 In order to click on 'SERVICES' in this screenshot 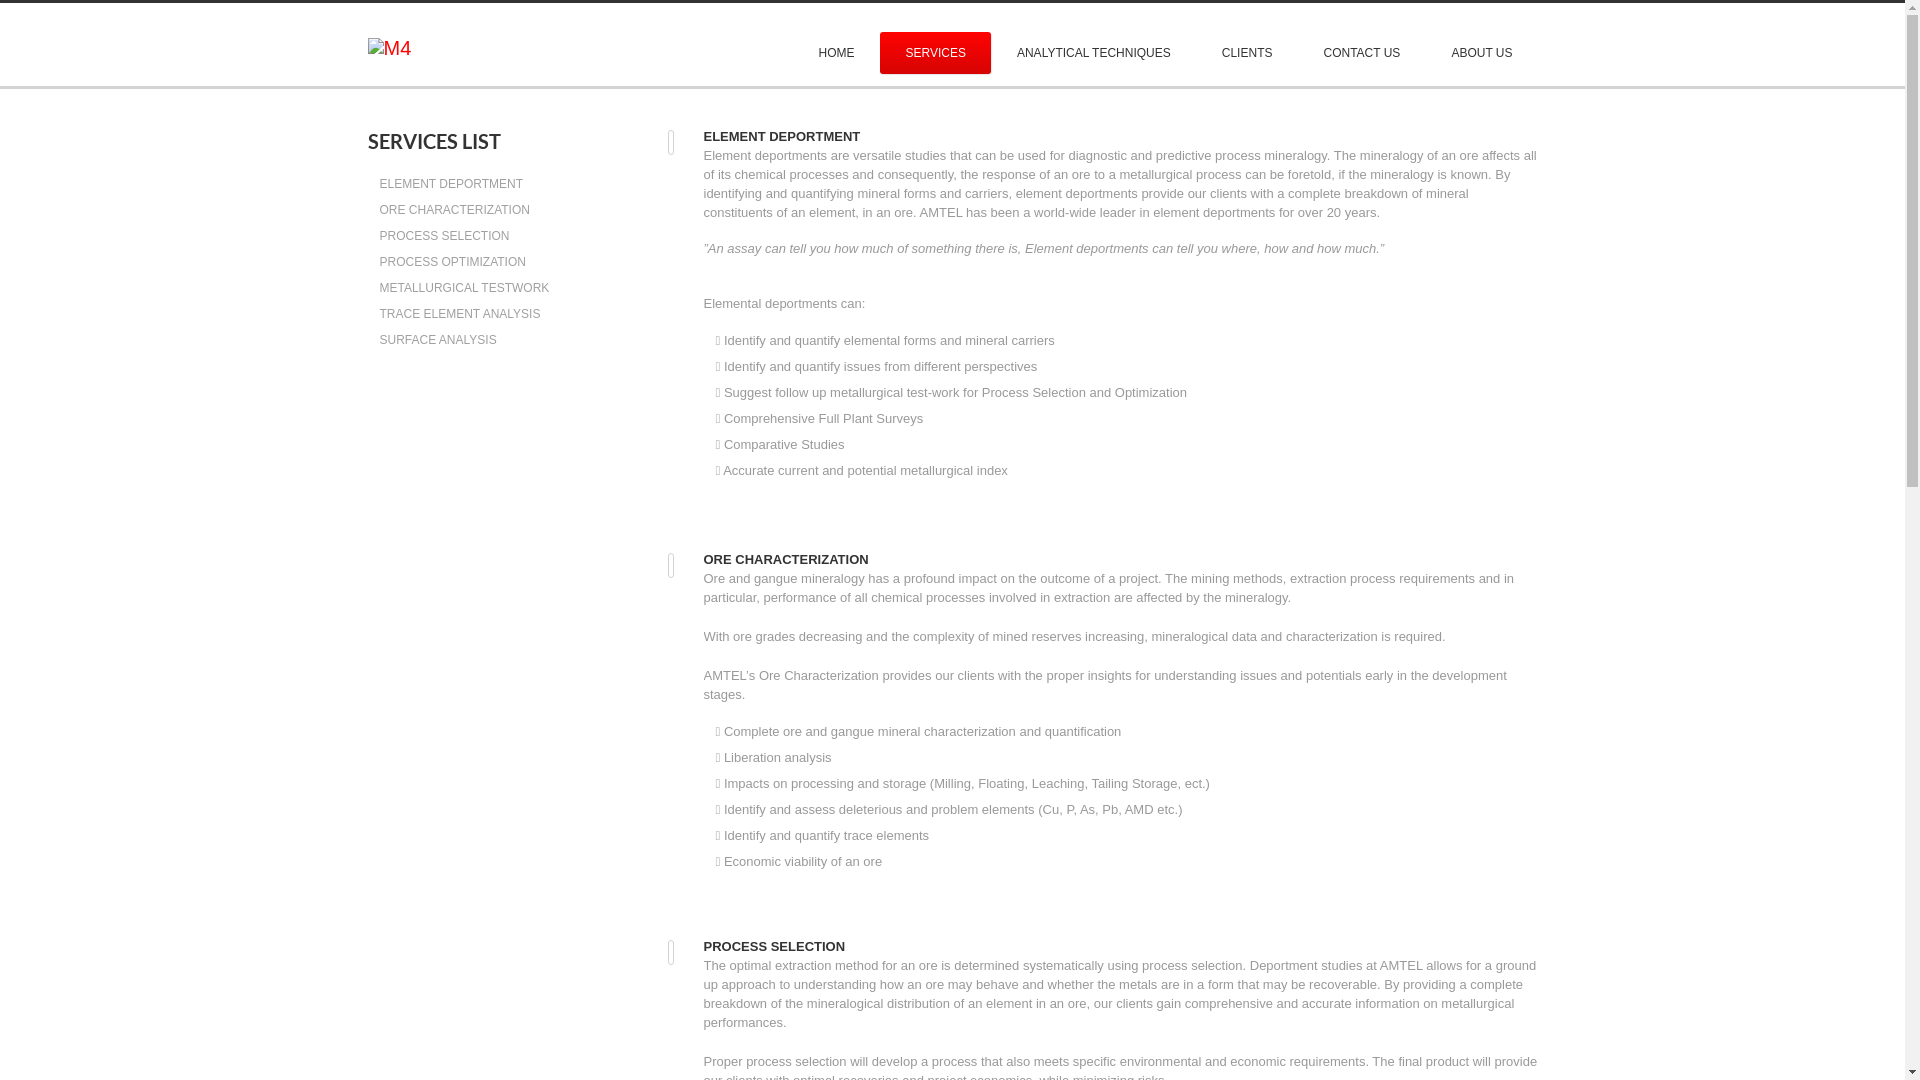, I will do `click(934, 52)`.